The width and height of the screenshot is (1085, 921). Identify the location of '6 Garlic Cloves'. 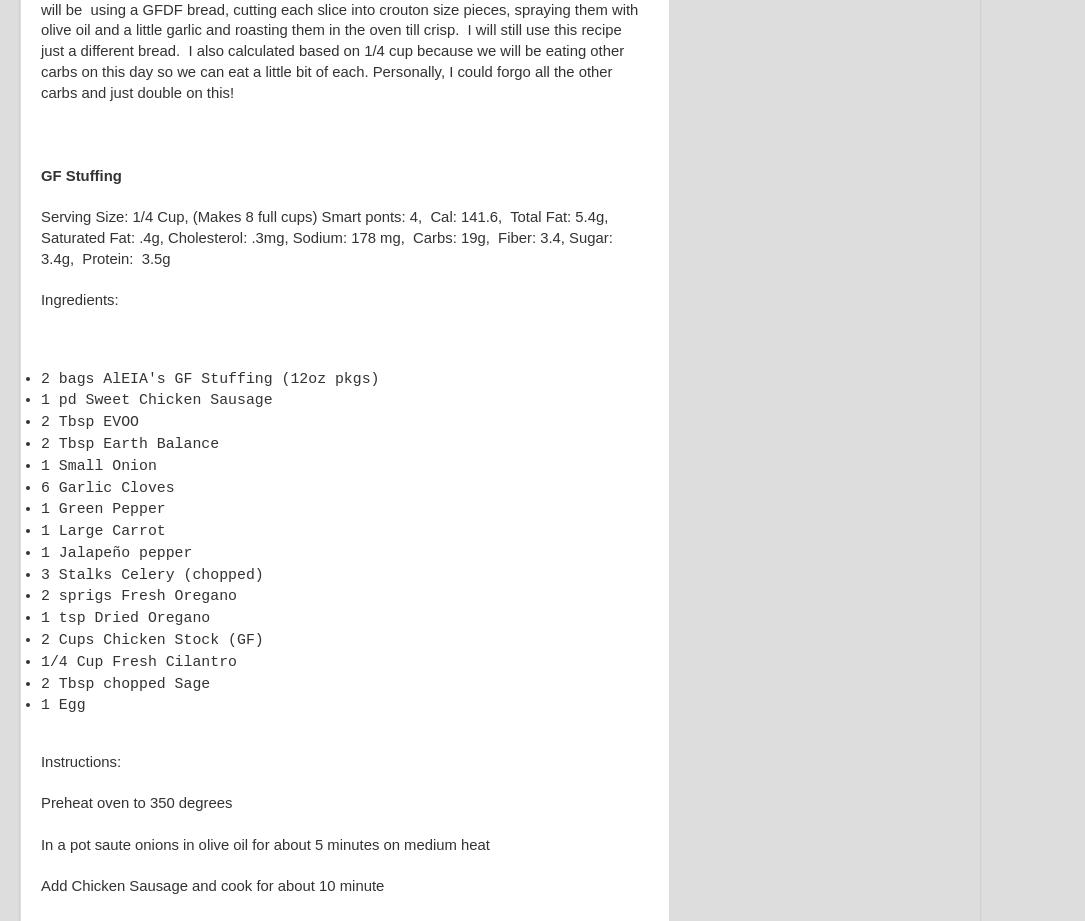
(41, 486).